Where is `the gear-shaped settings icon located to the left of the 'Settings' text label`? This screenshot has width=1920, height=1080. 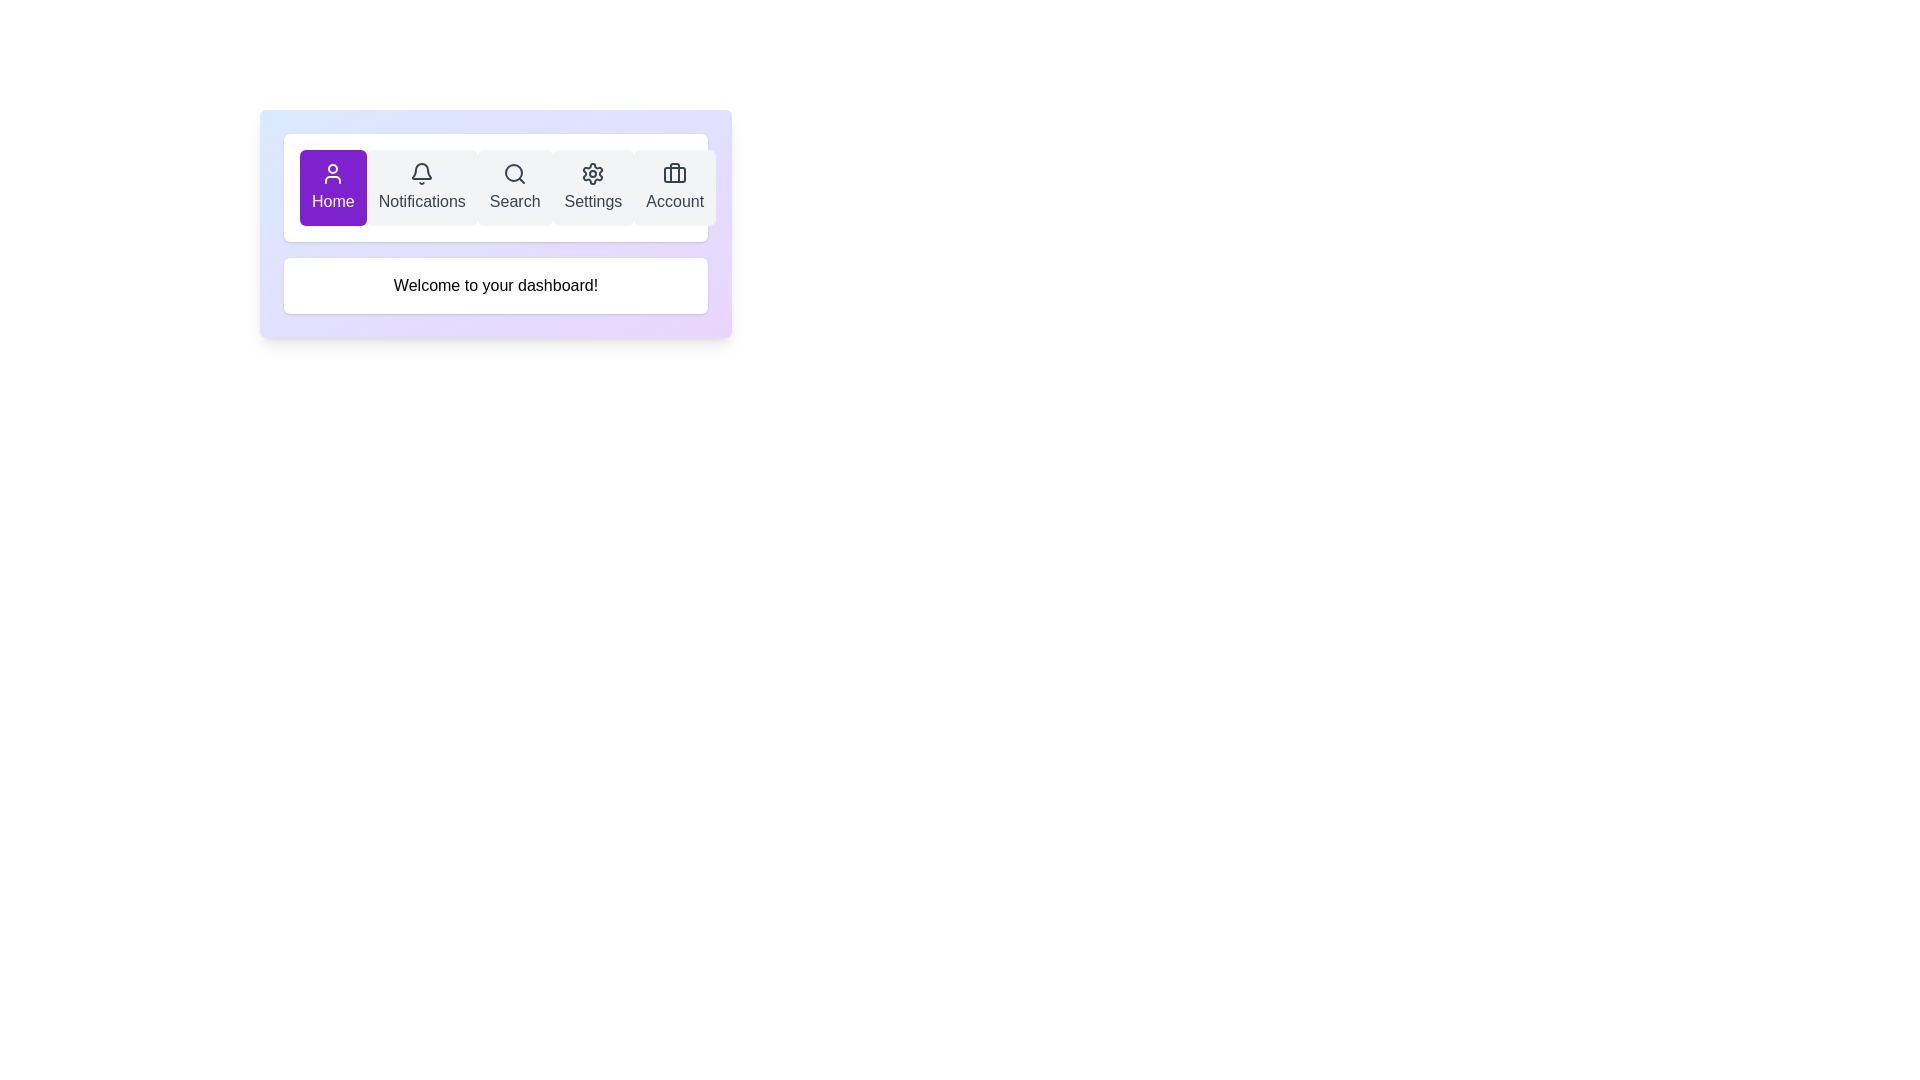 the gear-shaped settings icon located to the left of the 'Settings' text label is located at coordinates (592, 172).